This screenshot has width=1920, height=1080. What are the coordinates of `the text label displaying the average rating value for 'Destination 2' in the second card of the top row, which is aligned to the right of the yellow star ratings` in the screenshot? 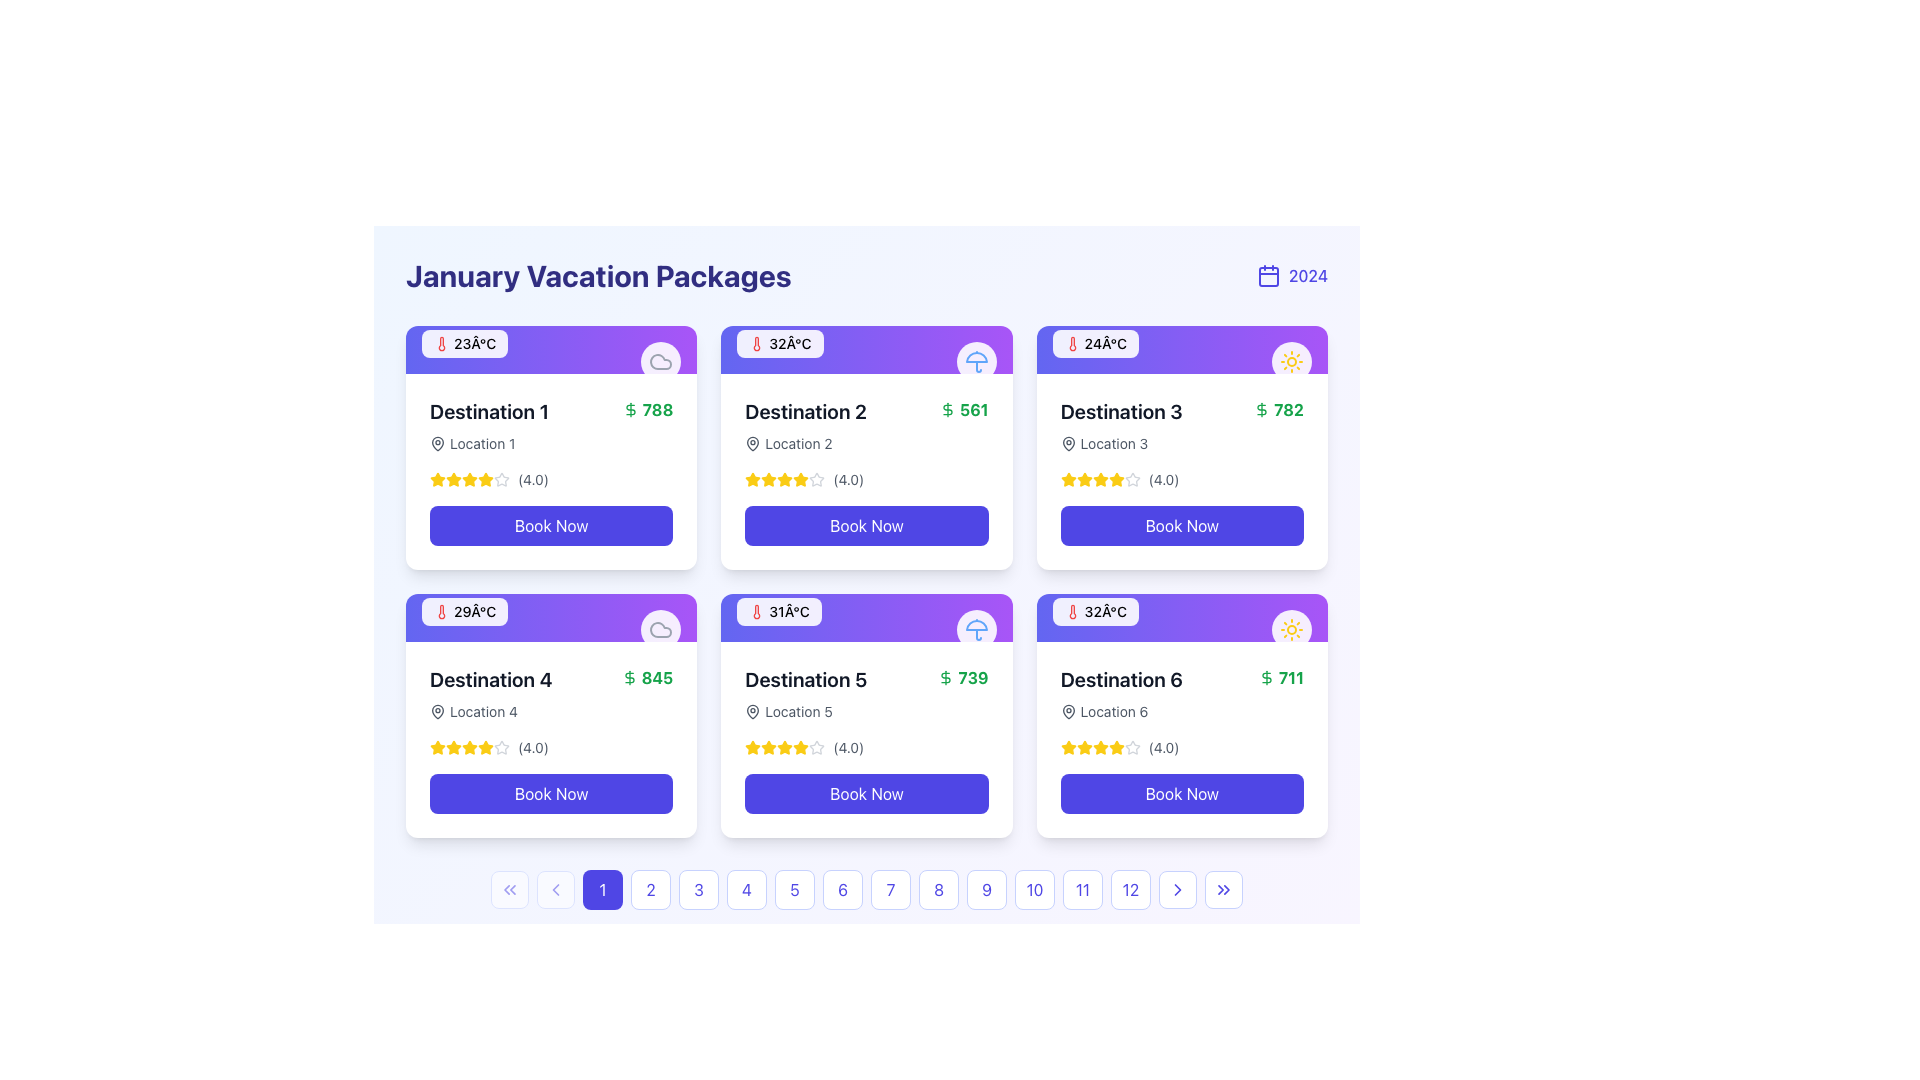 It's located at (848, 479).